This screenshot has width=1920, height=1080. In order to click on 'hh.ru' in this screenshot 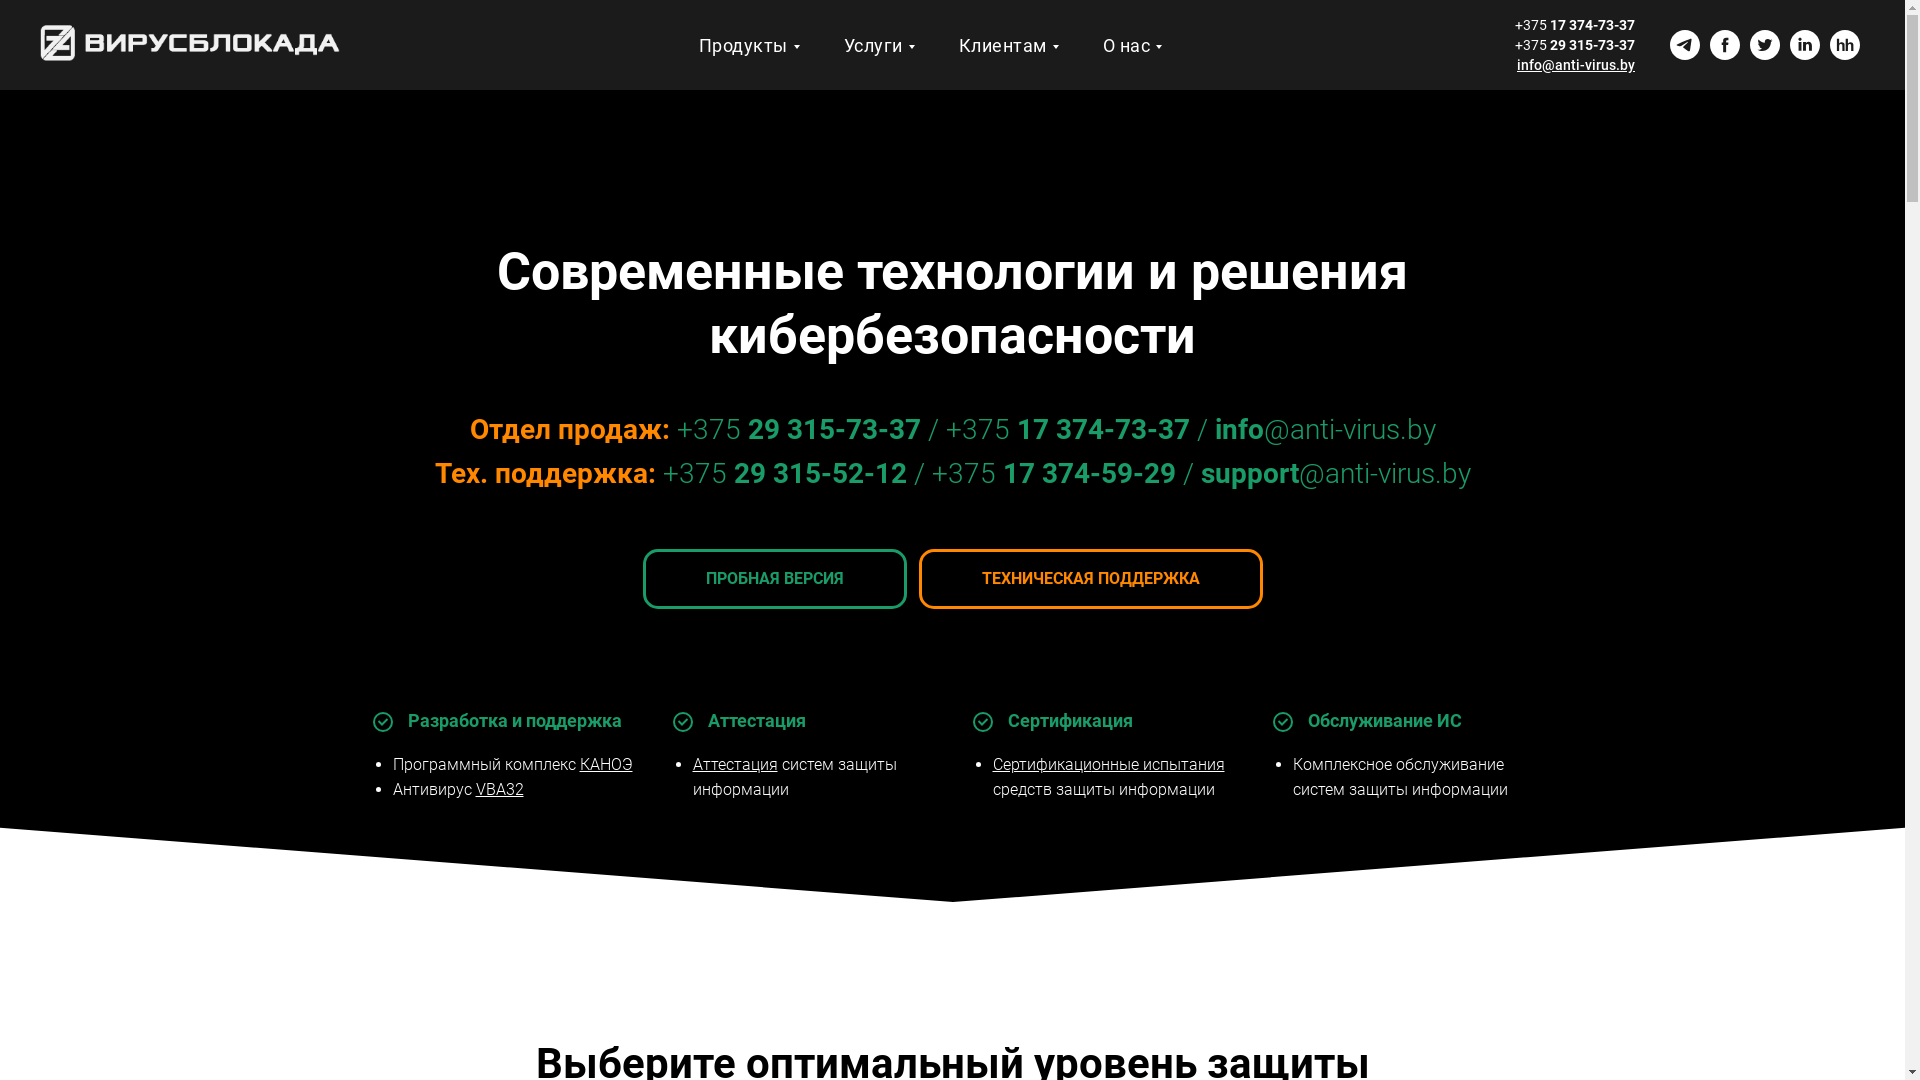, I will do `click(1843, 45)`.